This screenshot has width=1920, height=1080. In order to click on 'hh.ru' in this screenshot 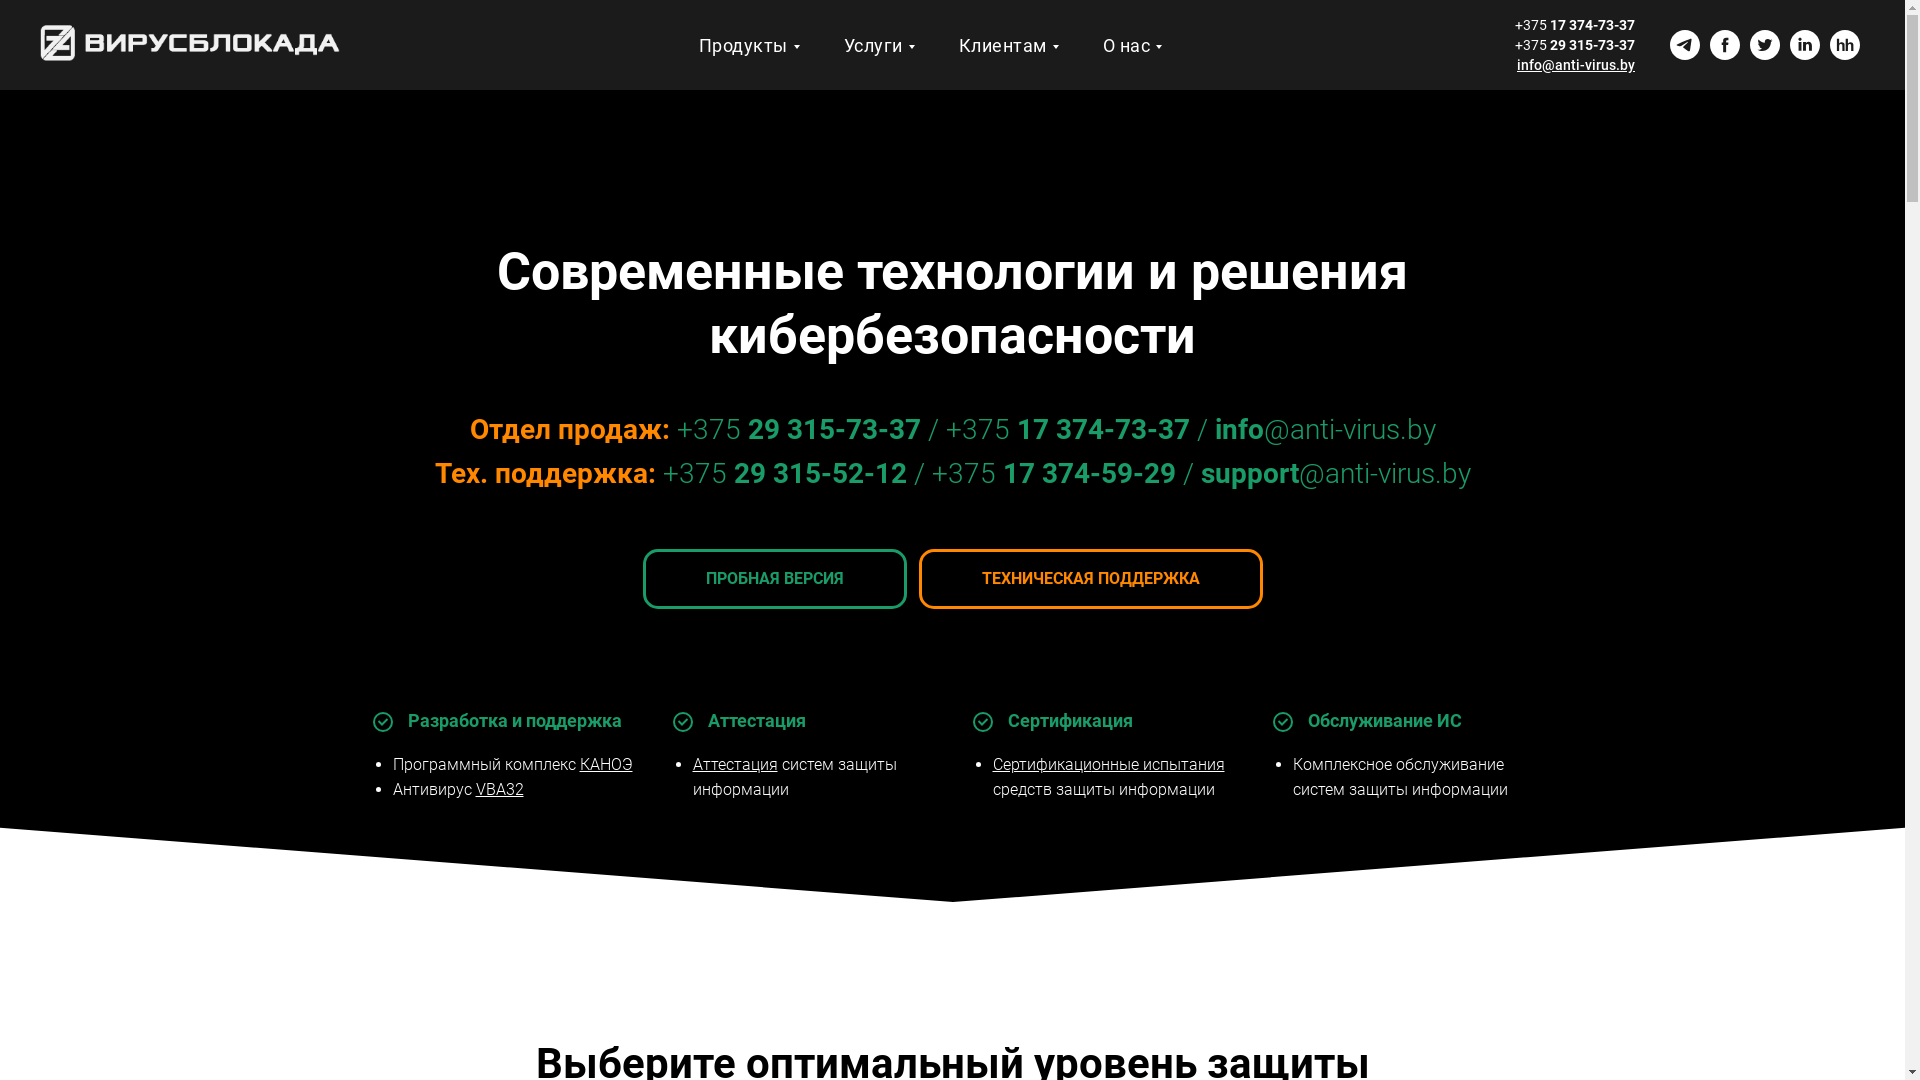, I will do `click(1843, 45)`.